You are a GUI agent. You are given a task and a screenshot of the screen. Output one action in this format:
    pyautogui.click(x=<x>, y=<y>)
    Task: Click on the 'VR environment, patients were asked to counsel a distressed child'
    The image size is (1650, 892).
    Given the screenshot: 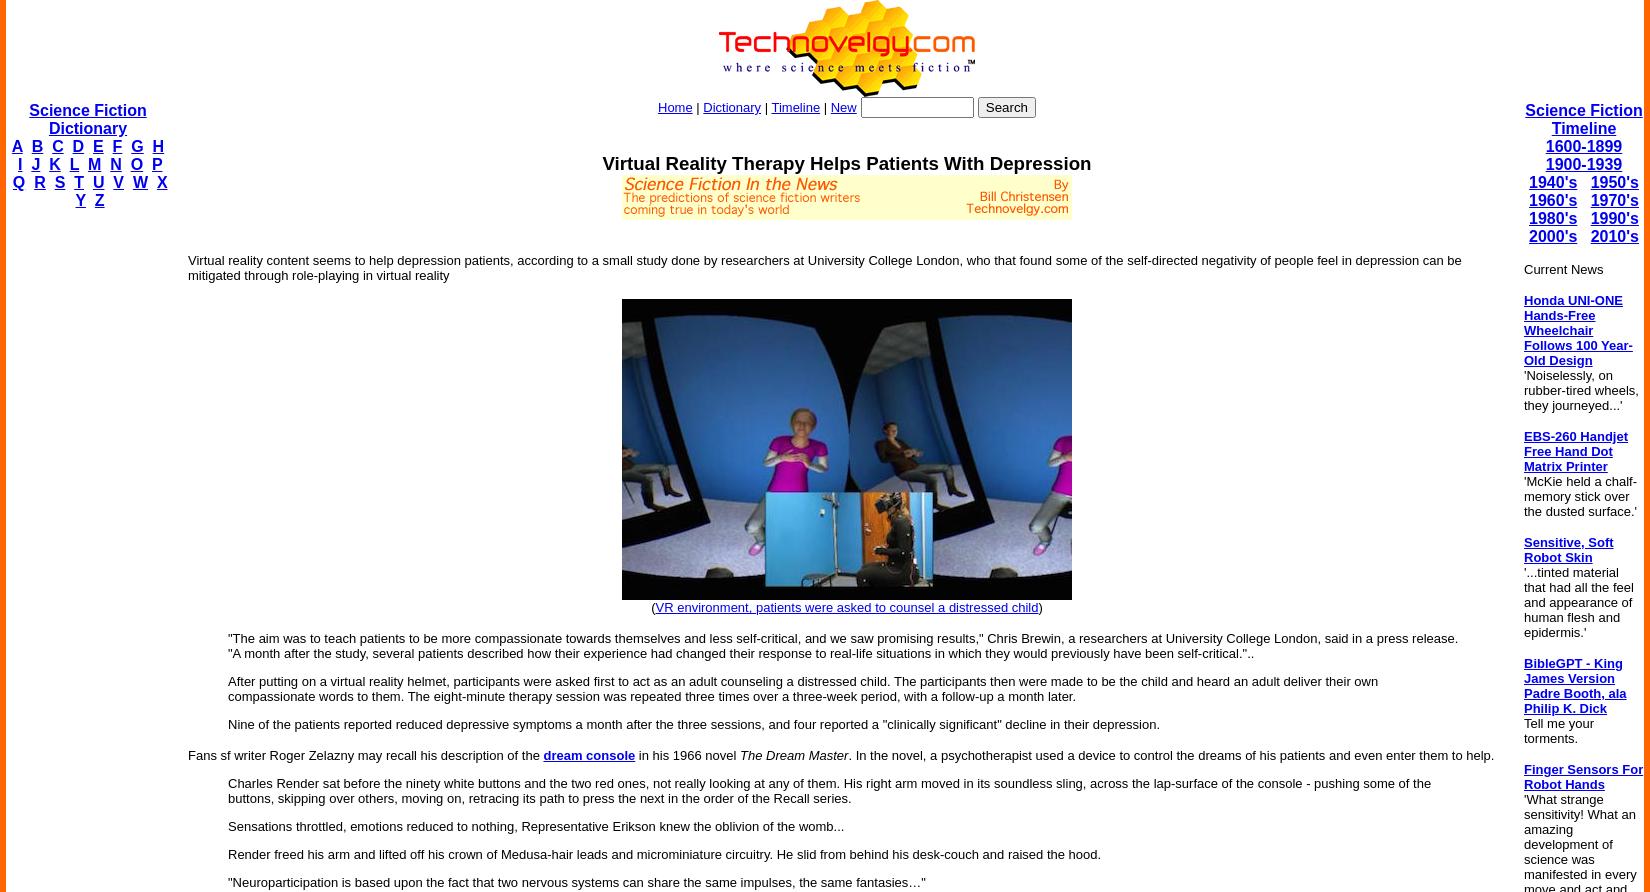 What is the action you would take?
    pyautogui.click(x=846, y=606)
    